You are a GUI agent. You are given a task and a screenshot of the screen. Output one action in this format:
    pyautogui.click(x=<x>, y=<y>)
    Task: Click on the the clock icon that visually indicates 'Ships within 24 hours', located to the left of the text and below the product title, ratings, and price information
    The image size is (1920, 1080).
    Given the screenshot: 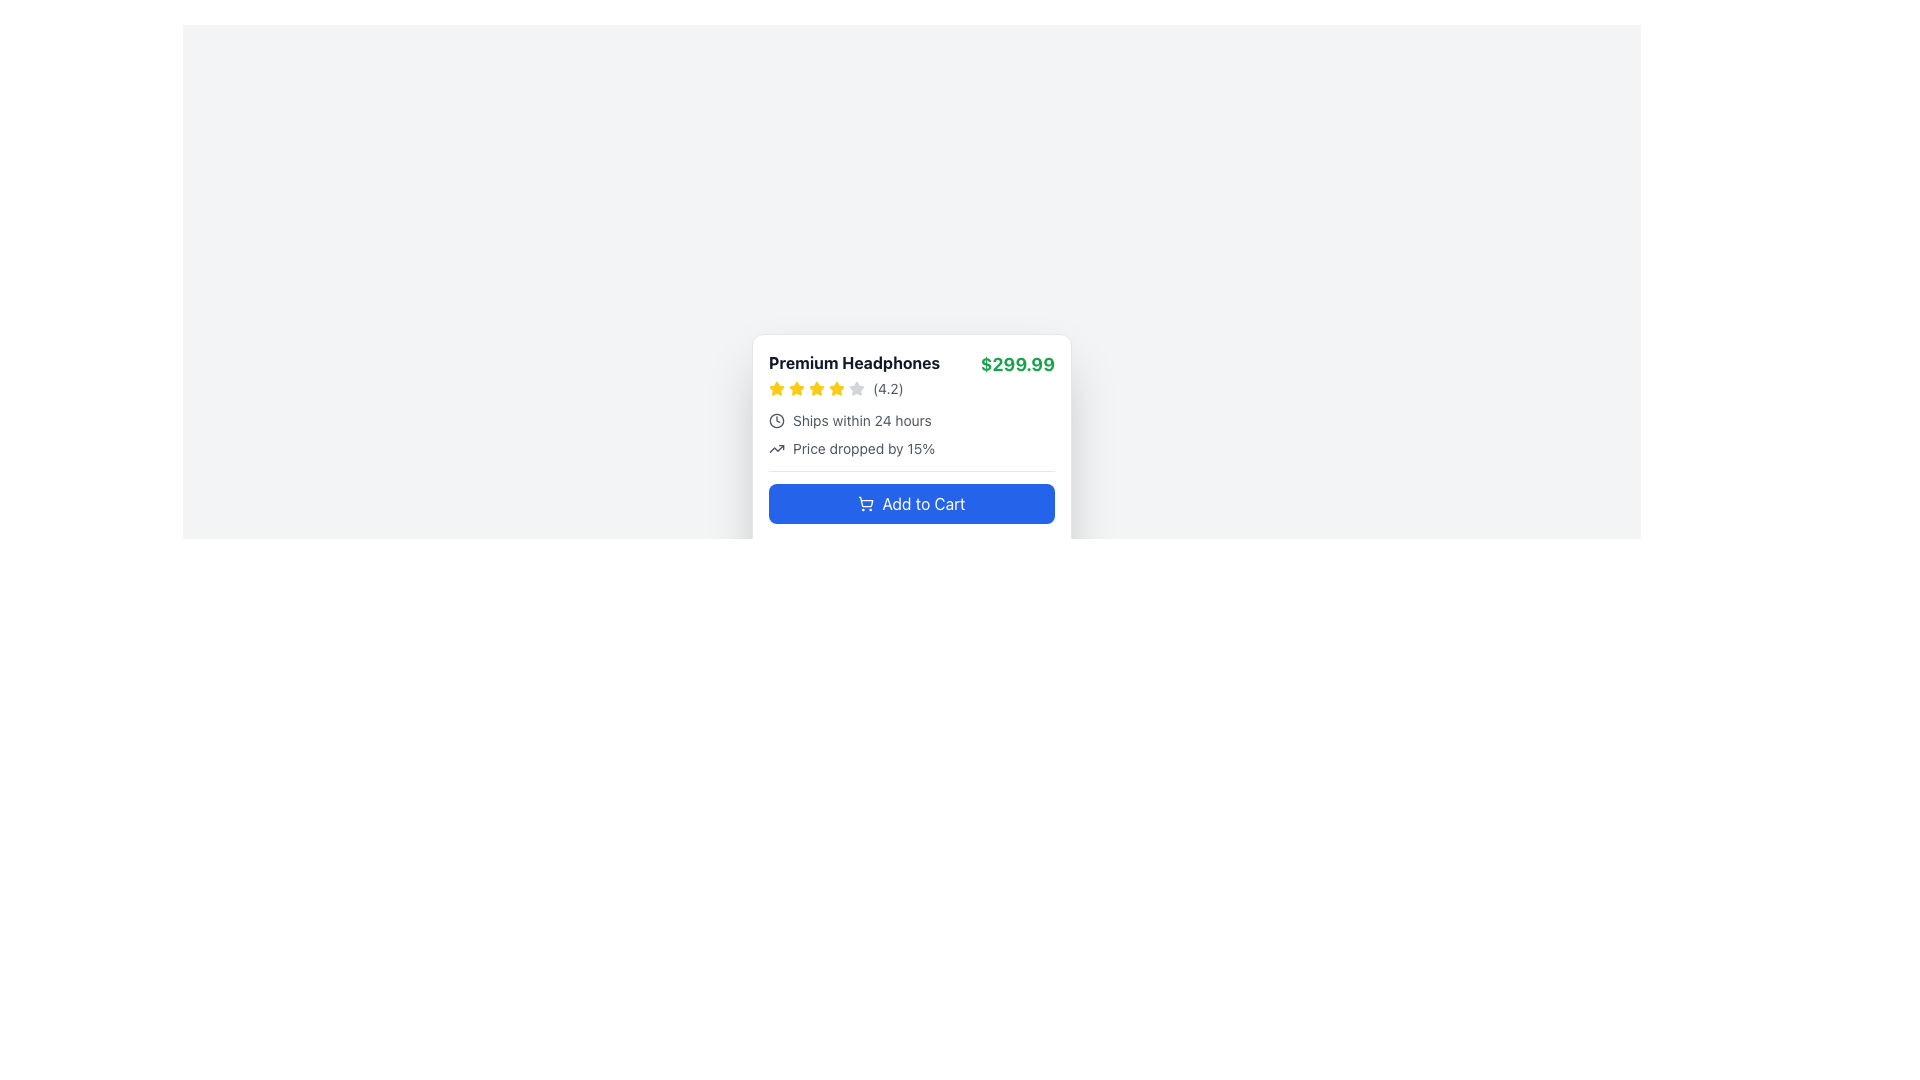 What is the action you would take?
    pyautogui.click(x=776, y=419)
    